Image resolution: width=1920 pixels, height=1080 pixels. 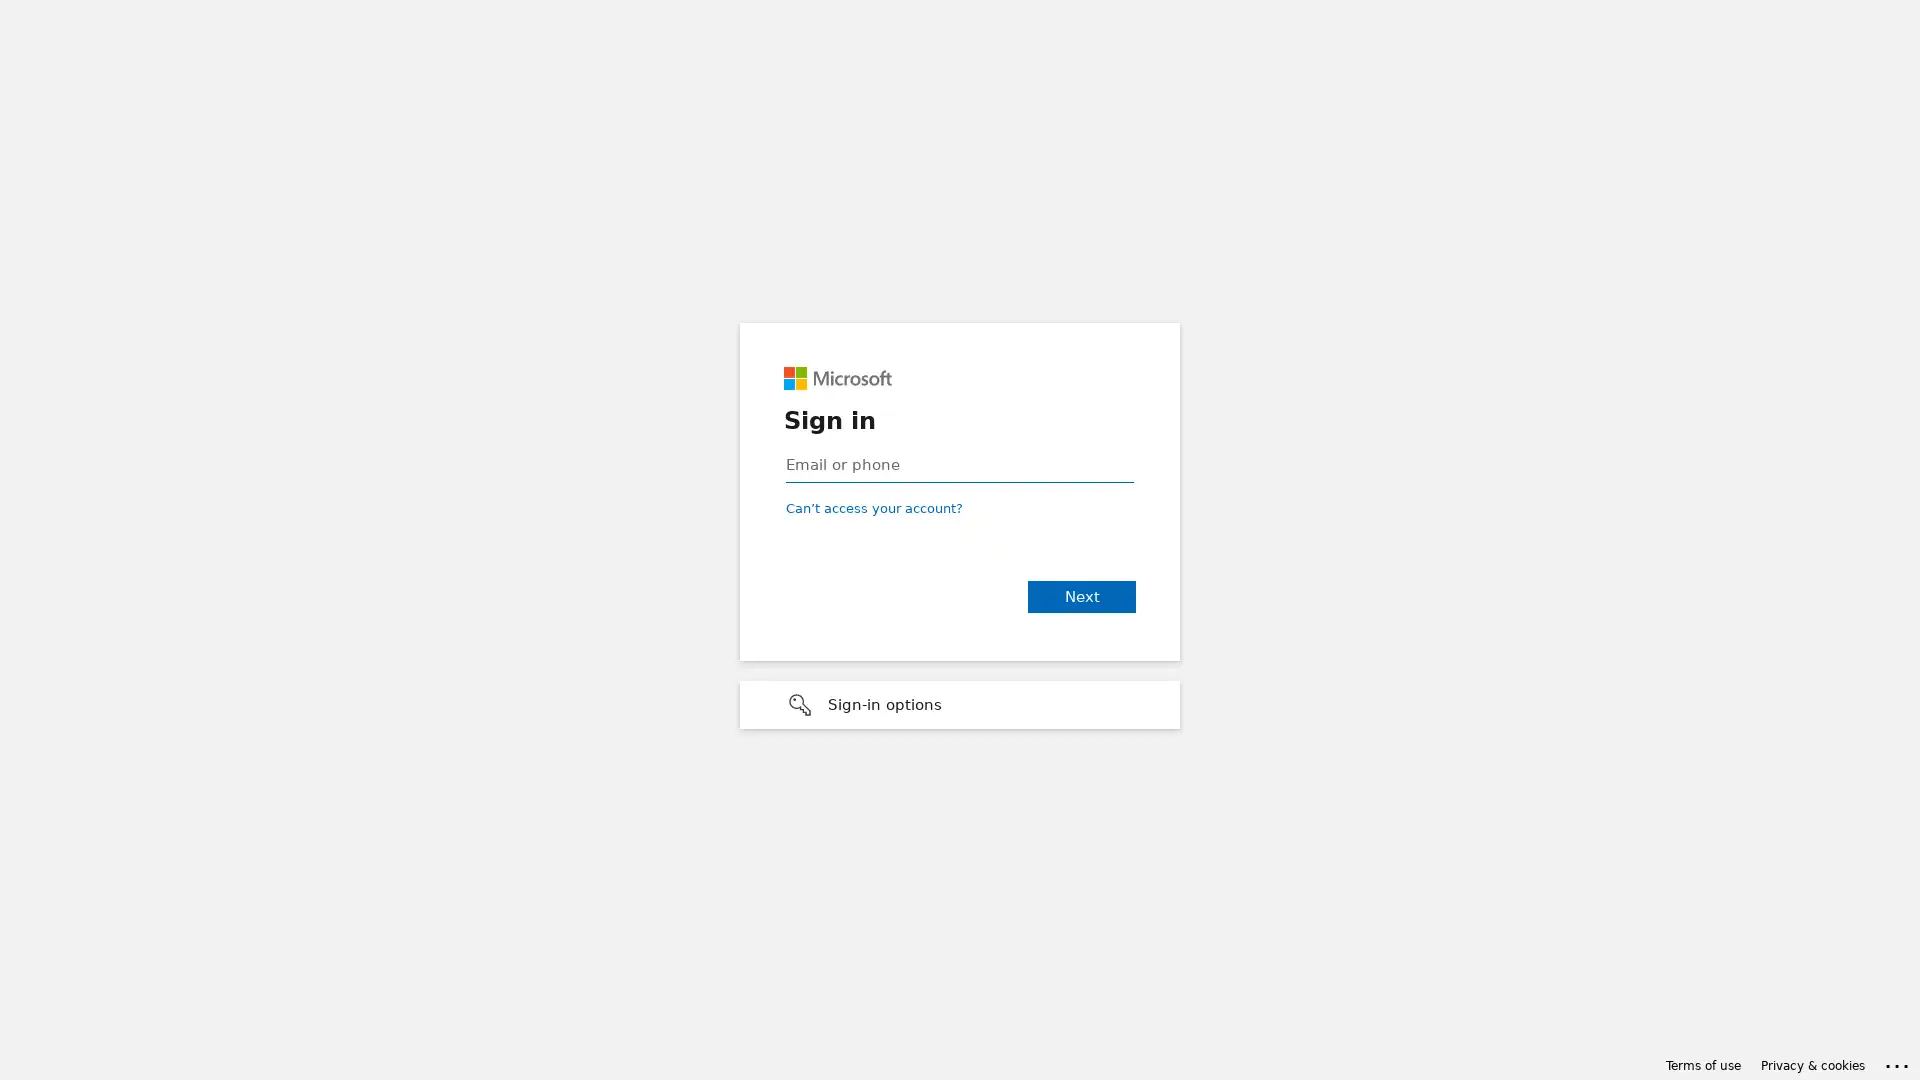 I want to click on Next, so click(x=1080, y=596).